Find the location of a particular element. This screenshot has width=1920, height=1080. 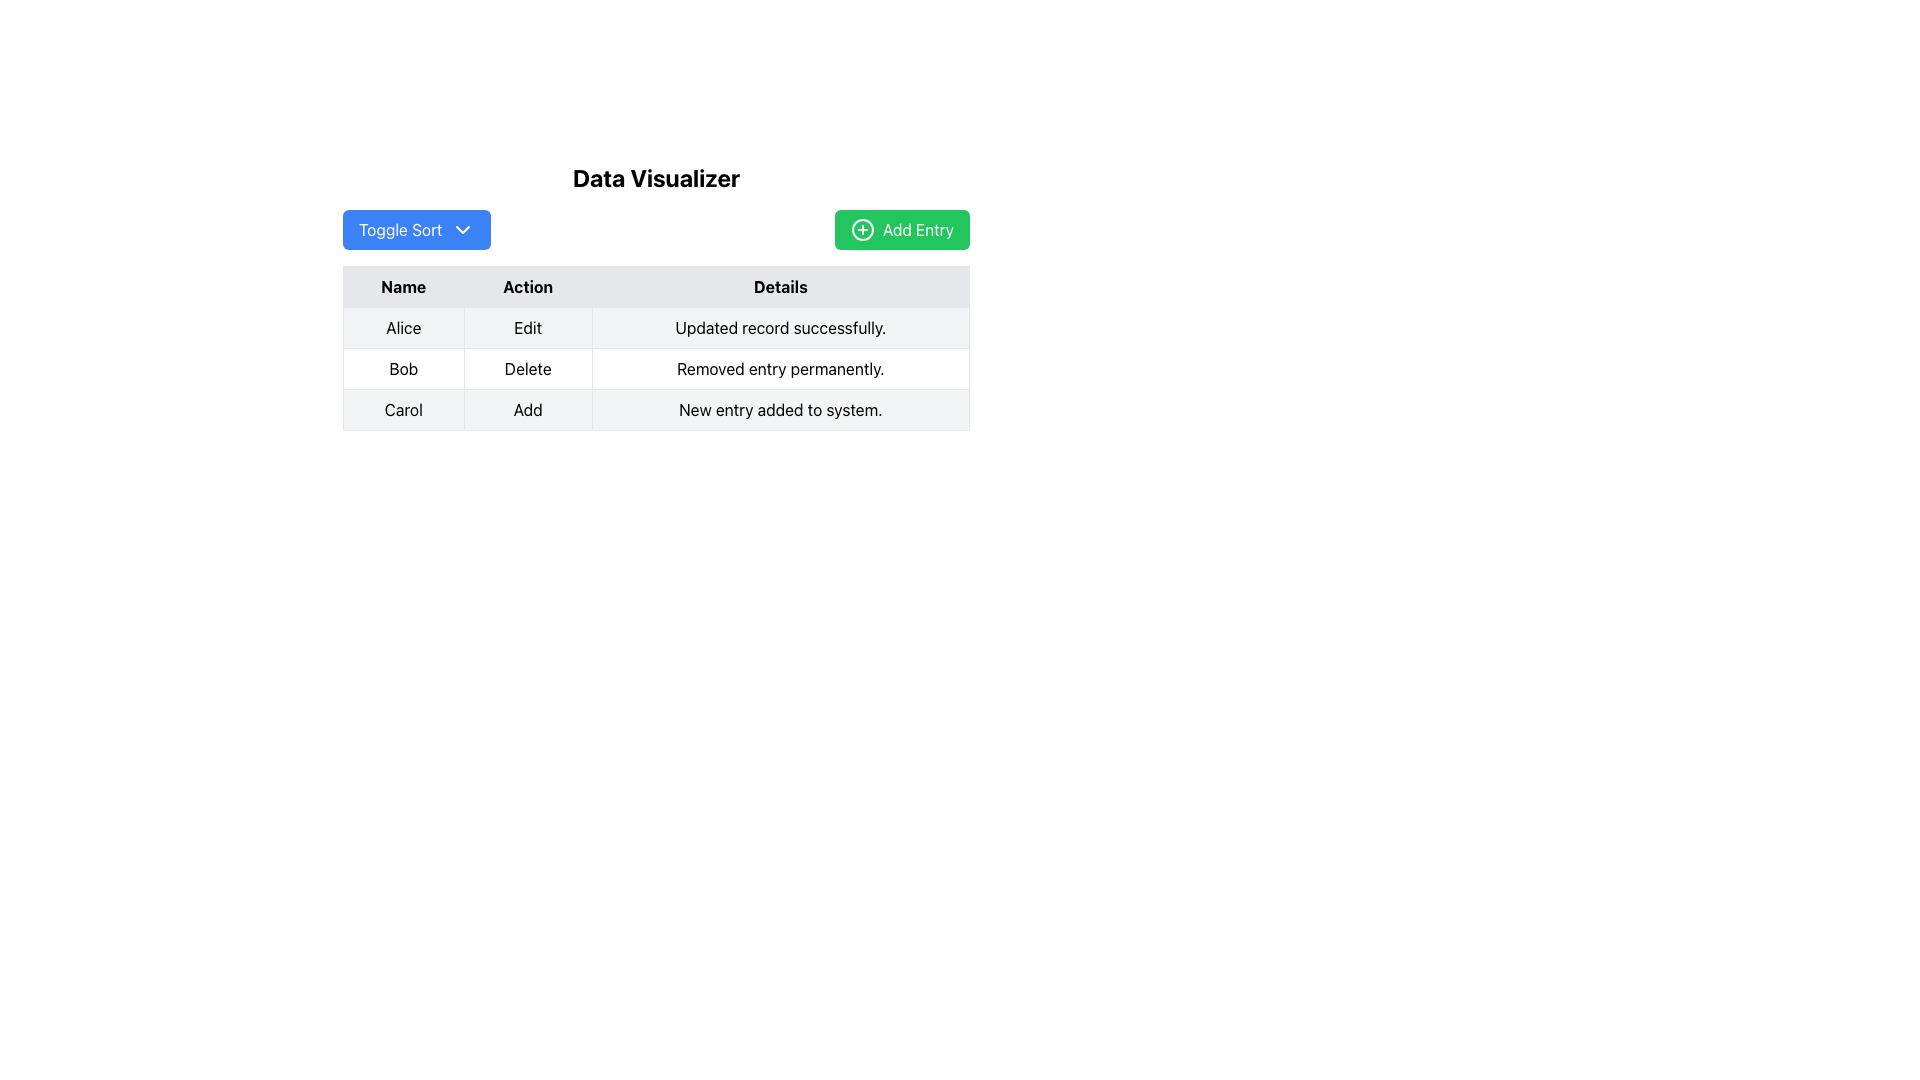

the 'Delete' text element located in the second row of the table within the 'Action' column, which is bordered and contains bold text is located at coordinates (528, 369).